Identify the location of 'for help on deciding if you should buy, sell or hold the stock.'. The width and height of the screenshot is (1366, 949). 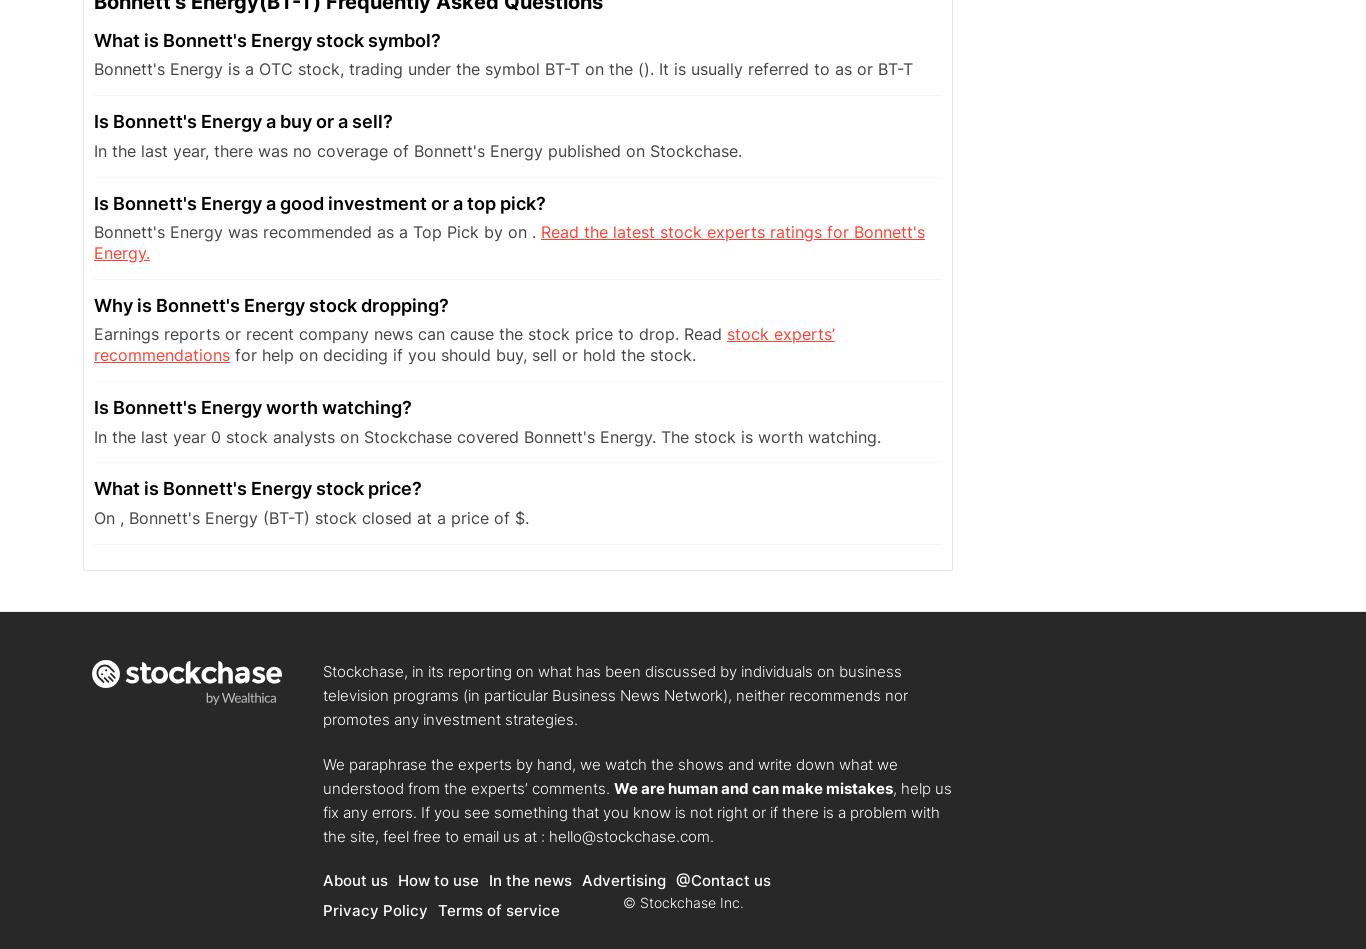
(462, 355).